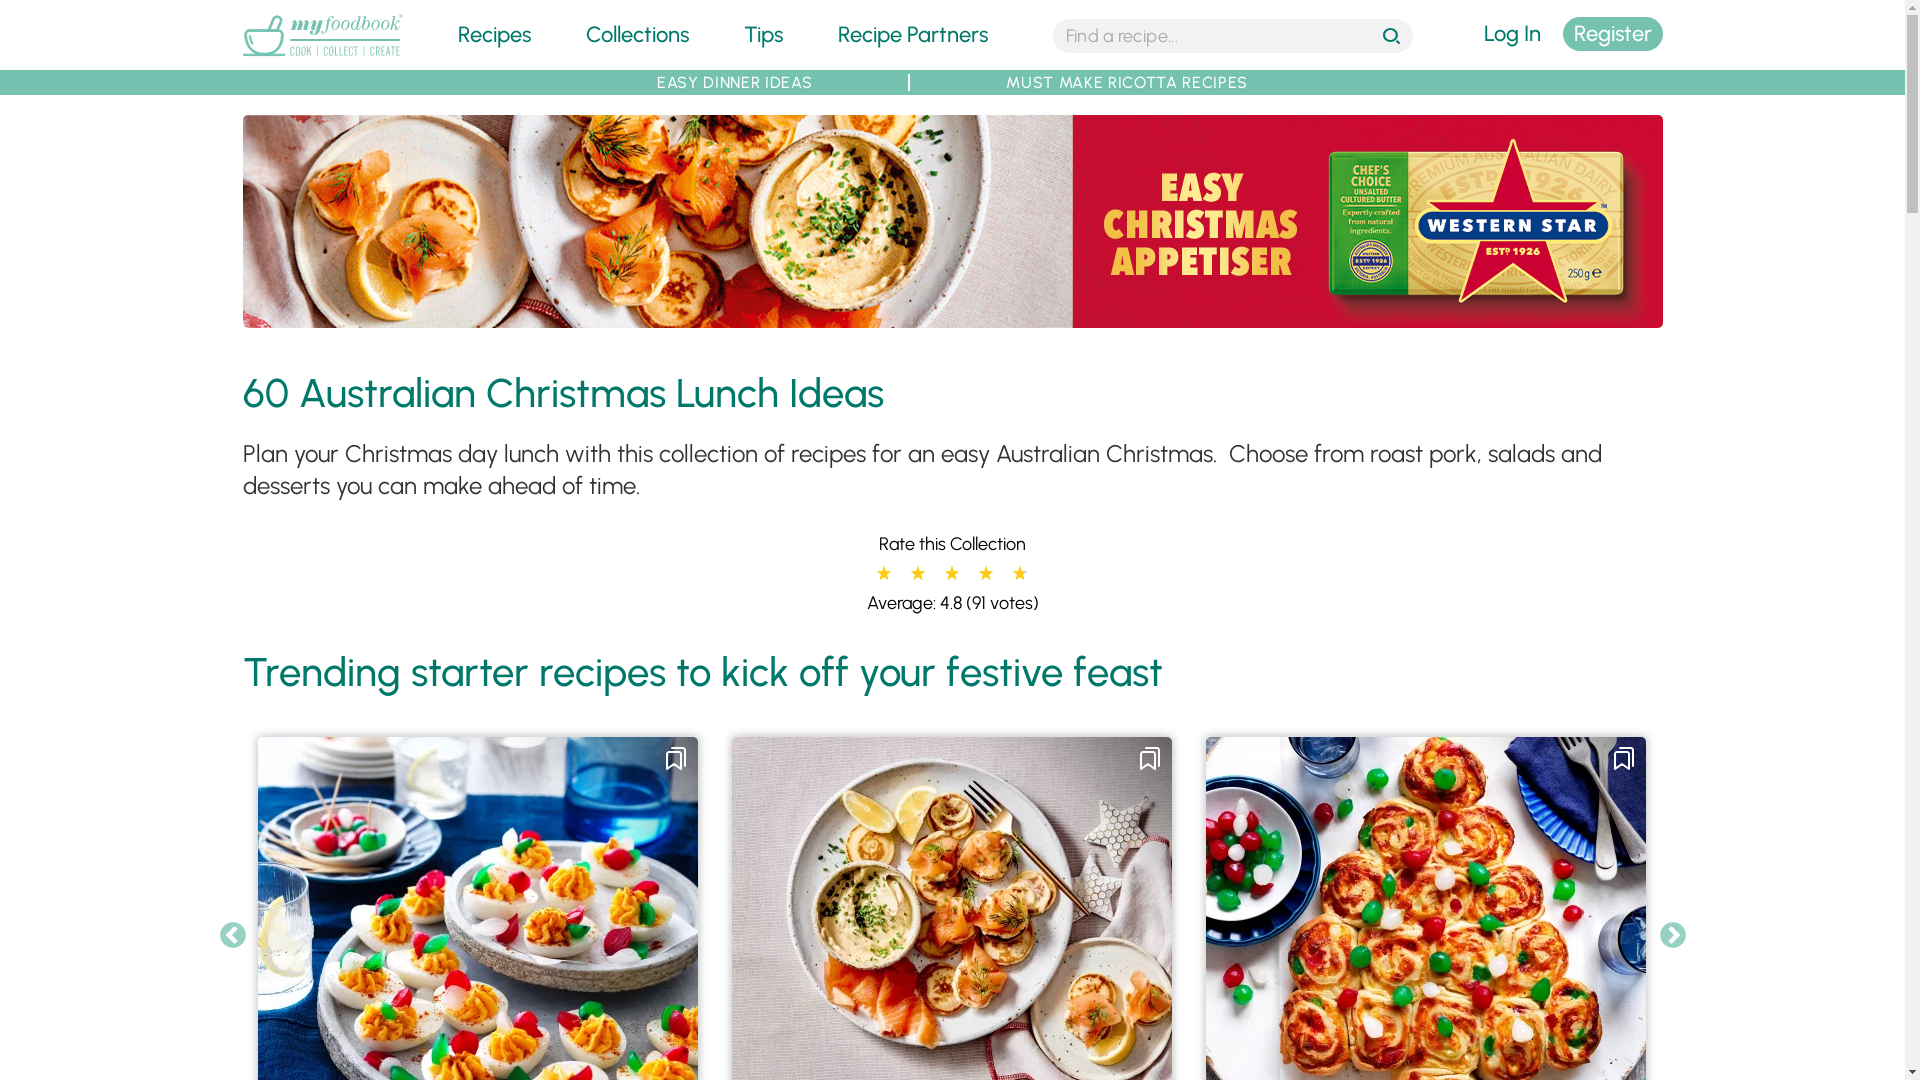 The image size is (1920, 1080). I want to click on 'Save recipe', so click(1137, 759).